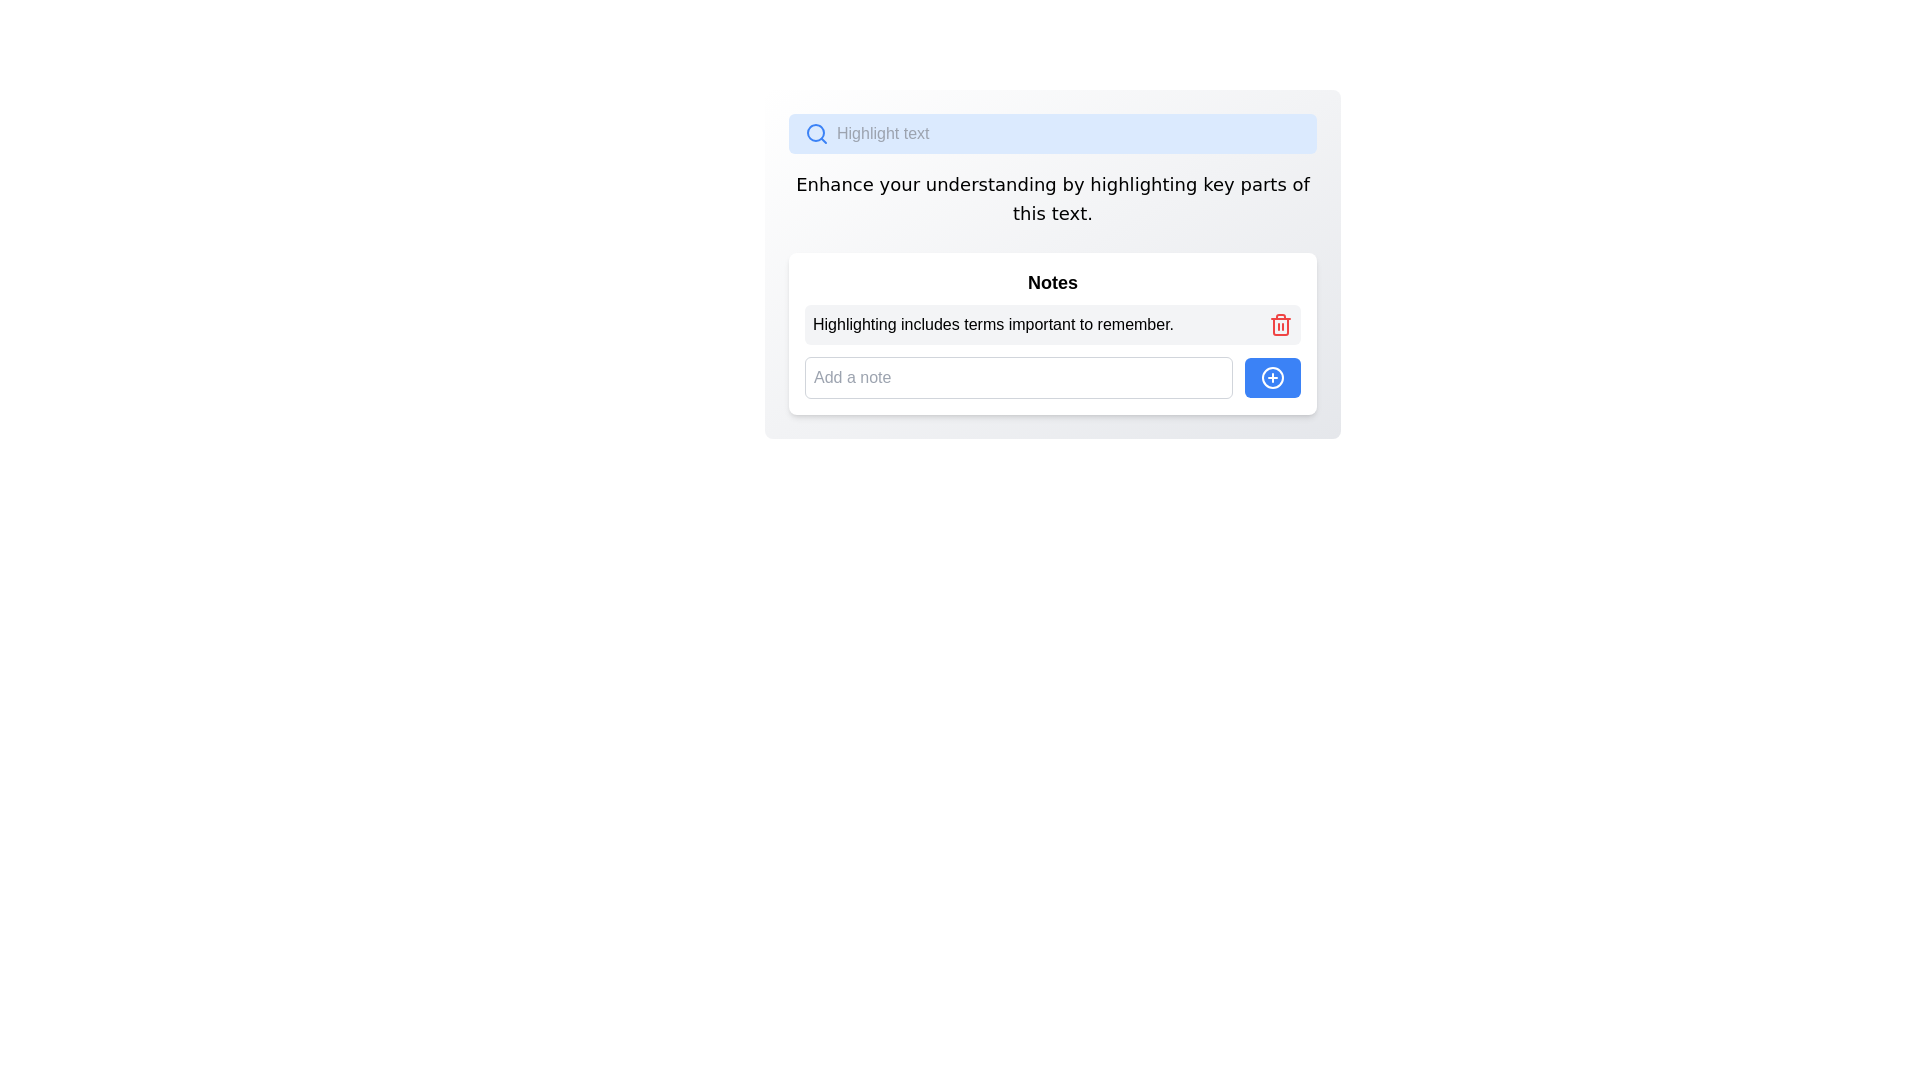 Image resolution: width=1920 pixels, height=1080 pixels. Describe the element at coordinates (983, 184) in the screenshot. I see `the character 's' in the word 'understanding' on the light background, which is the 36th character in the text line` at that location.